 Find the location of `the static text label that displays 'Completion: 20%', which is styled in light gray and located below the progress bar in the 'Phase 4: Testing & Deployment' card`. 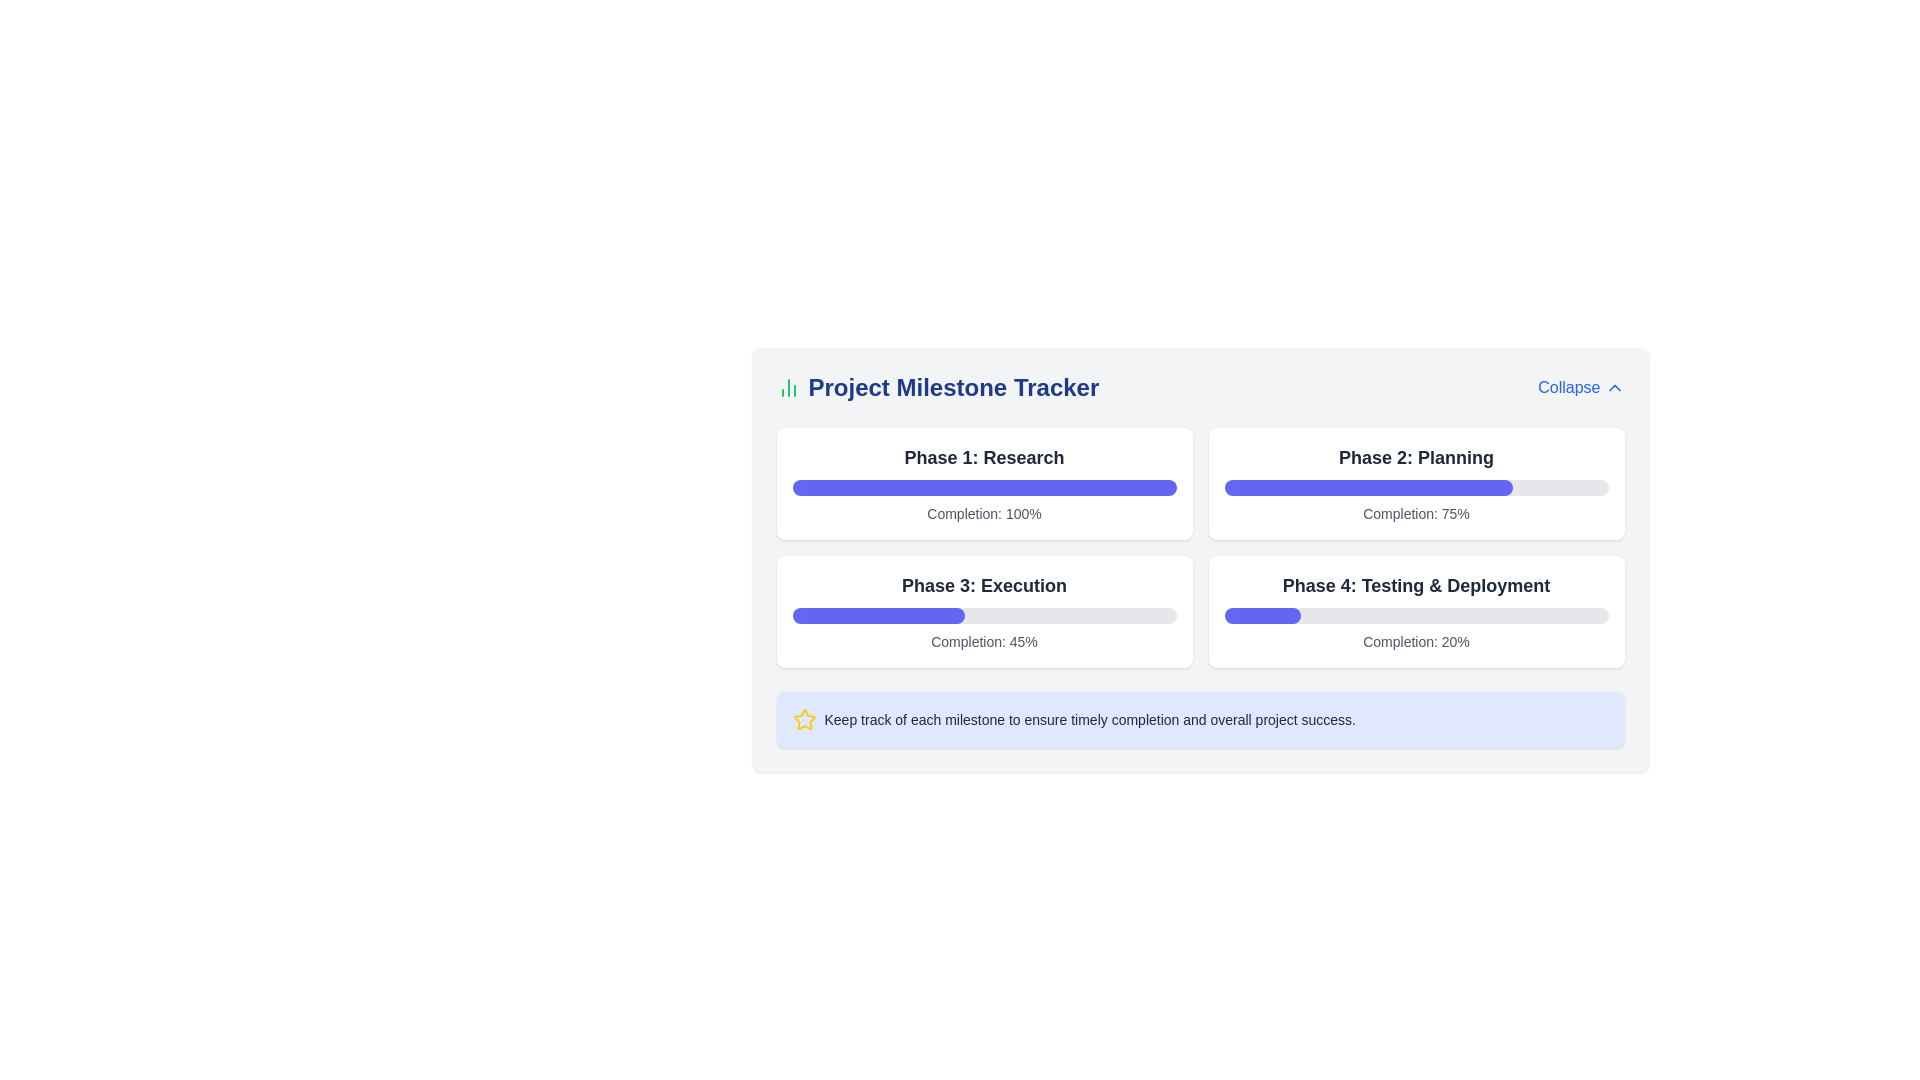

the static text label that displays 'Completion: 20%', which is styled in light gray and located below the progress bar in the 'Phase 4: Testing & Deployment' card is located at coordinates (1415, 641).